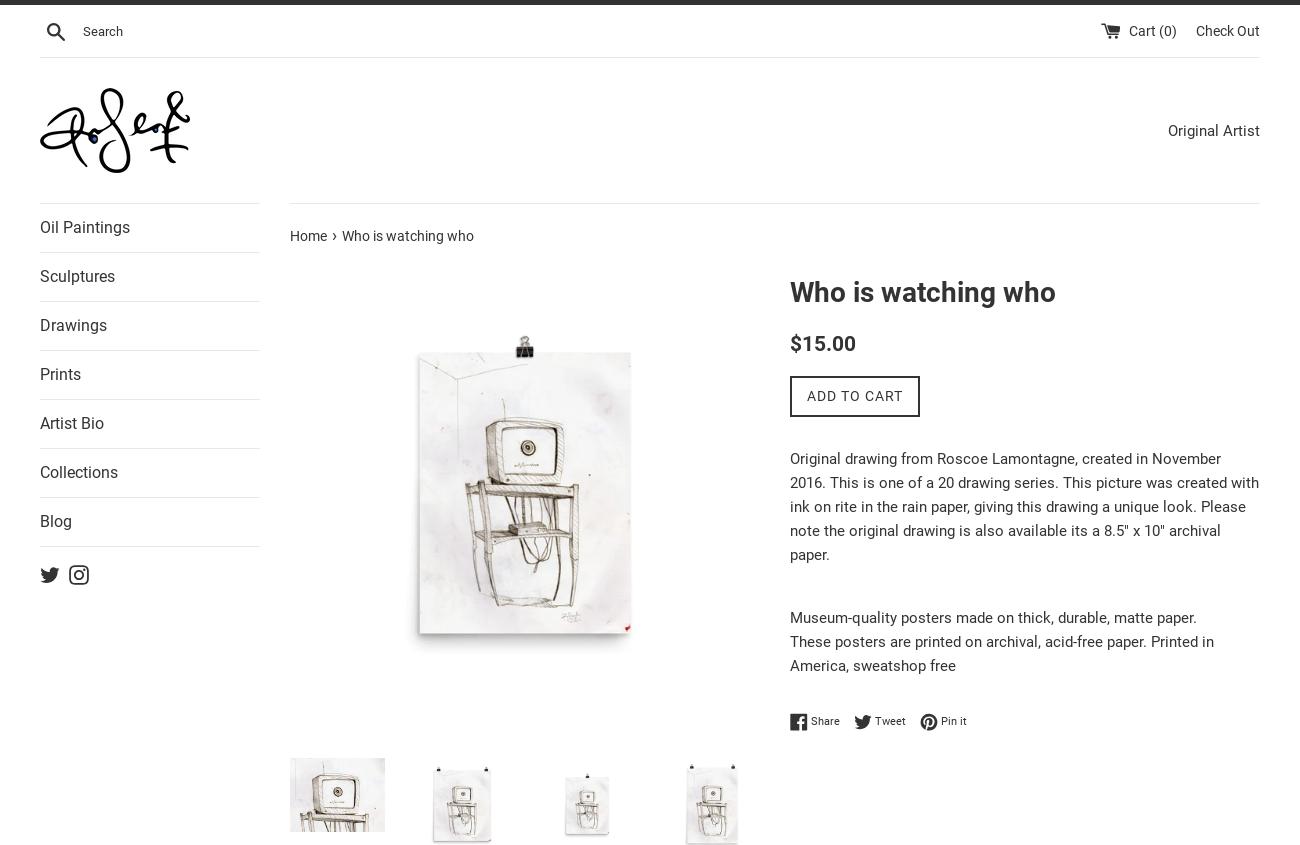 This screenshot has height=845, width=1300. What do you see at coordinates (953, 719) in the screenshot?
I see `'Pin it'` at bounding box center [953, 719].